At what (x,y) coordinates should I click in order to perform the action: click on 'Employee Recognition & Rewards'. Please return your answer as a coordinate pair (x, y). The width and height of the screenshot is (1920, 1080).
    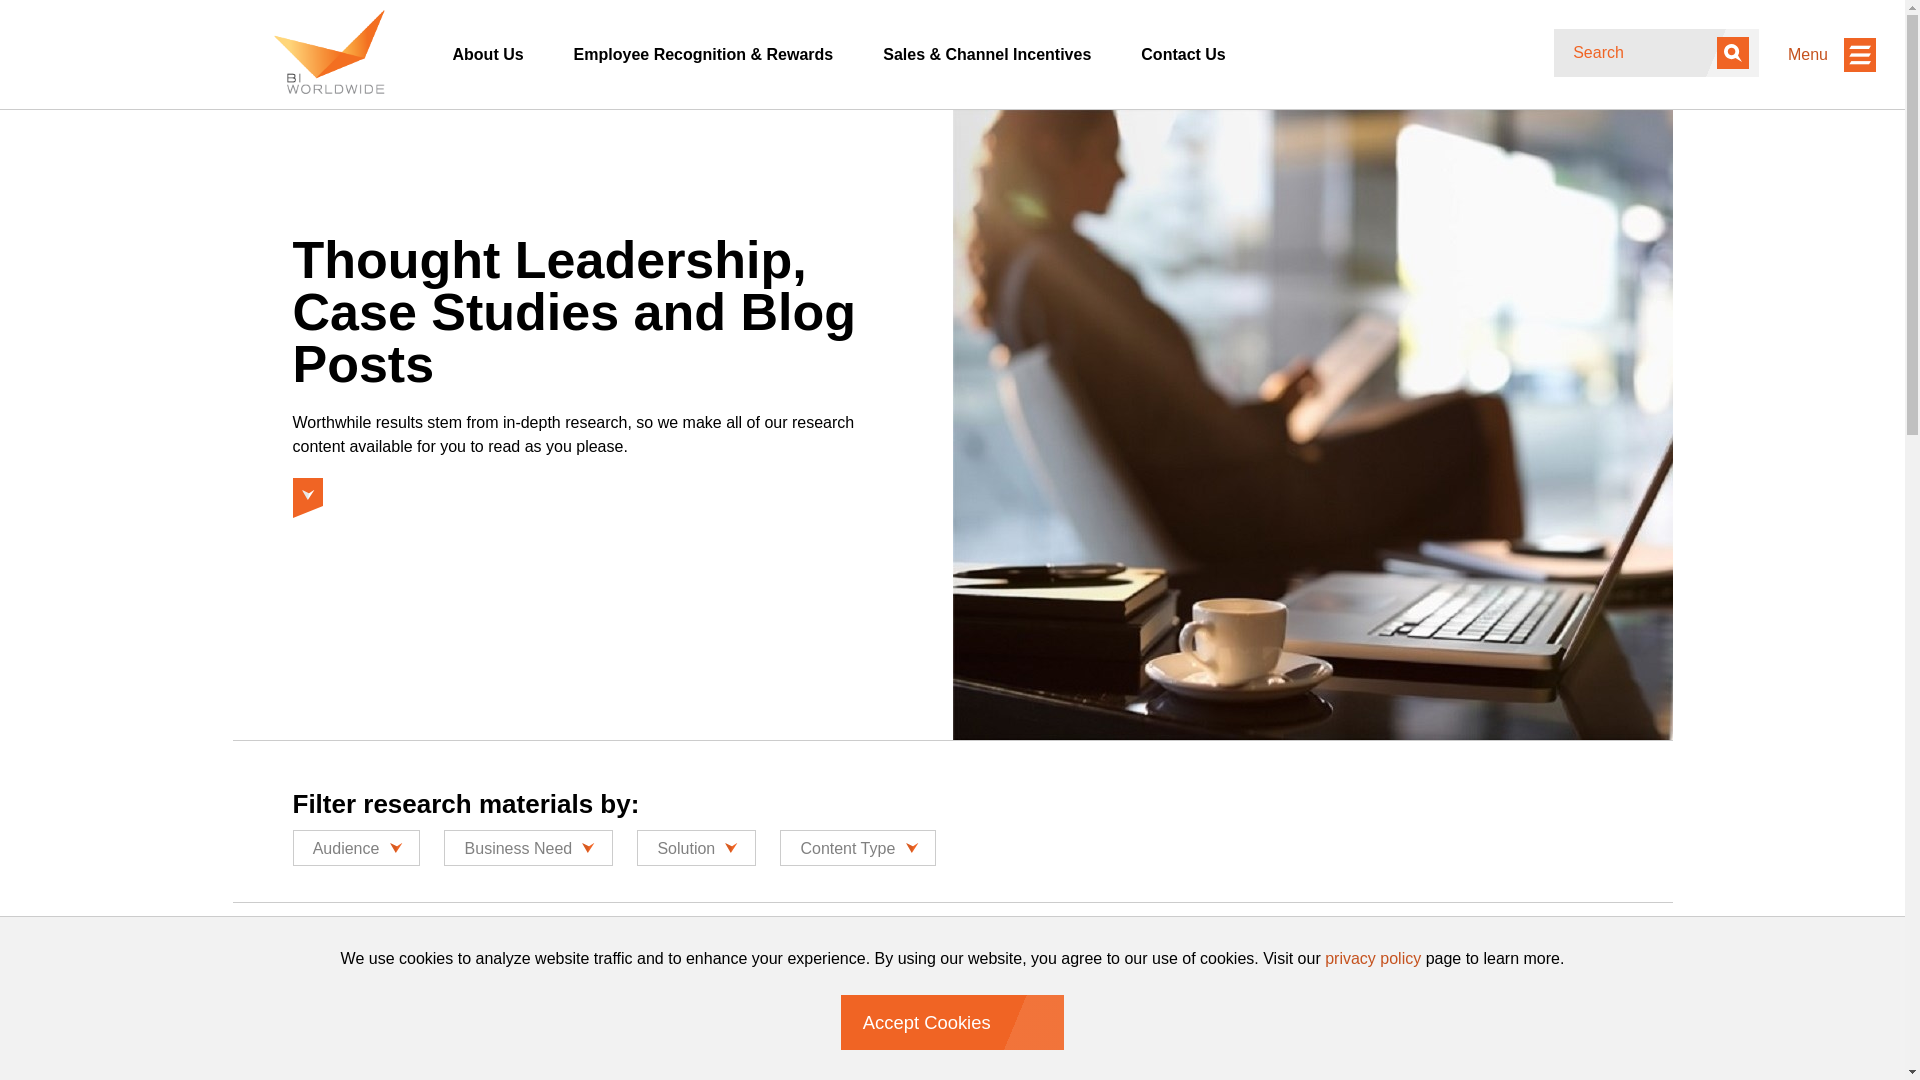
    Looking at the image, I should click on (704, 53).